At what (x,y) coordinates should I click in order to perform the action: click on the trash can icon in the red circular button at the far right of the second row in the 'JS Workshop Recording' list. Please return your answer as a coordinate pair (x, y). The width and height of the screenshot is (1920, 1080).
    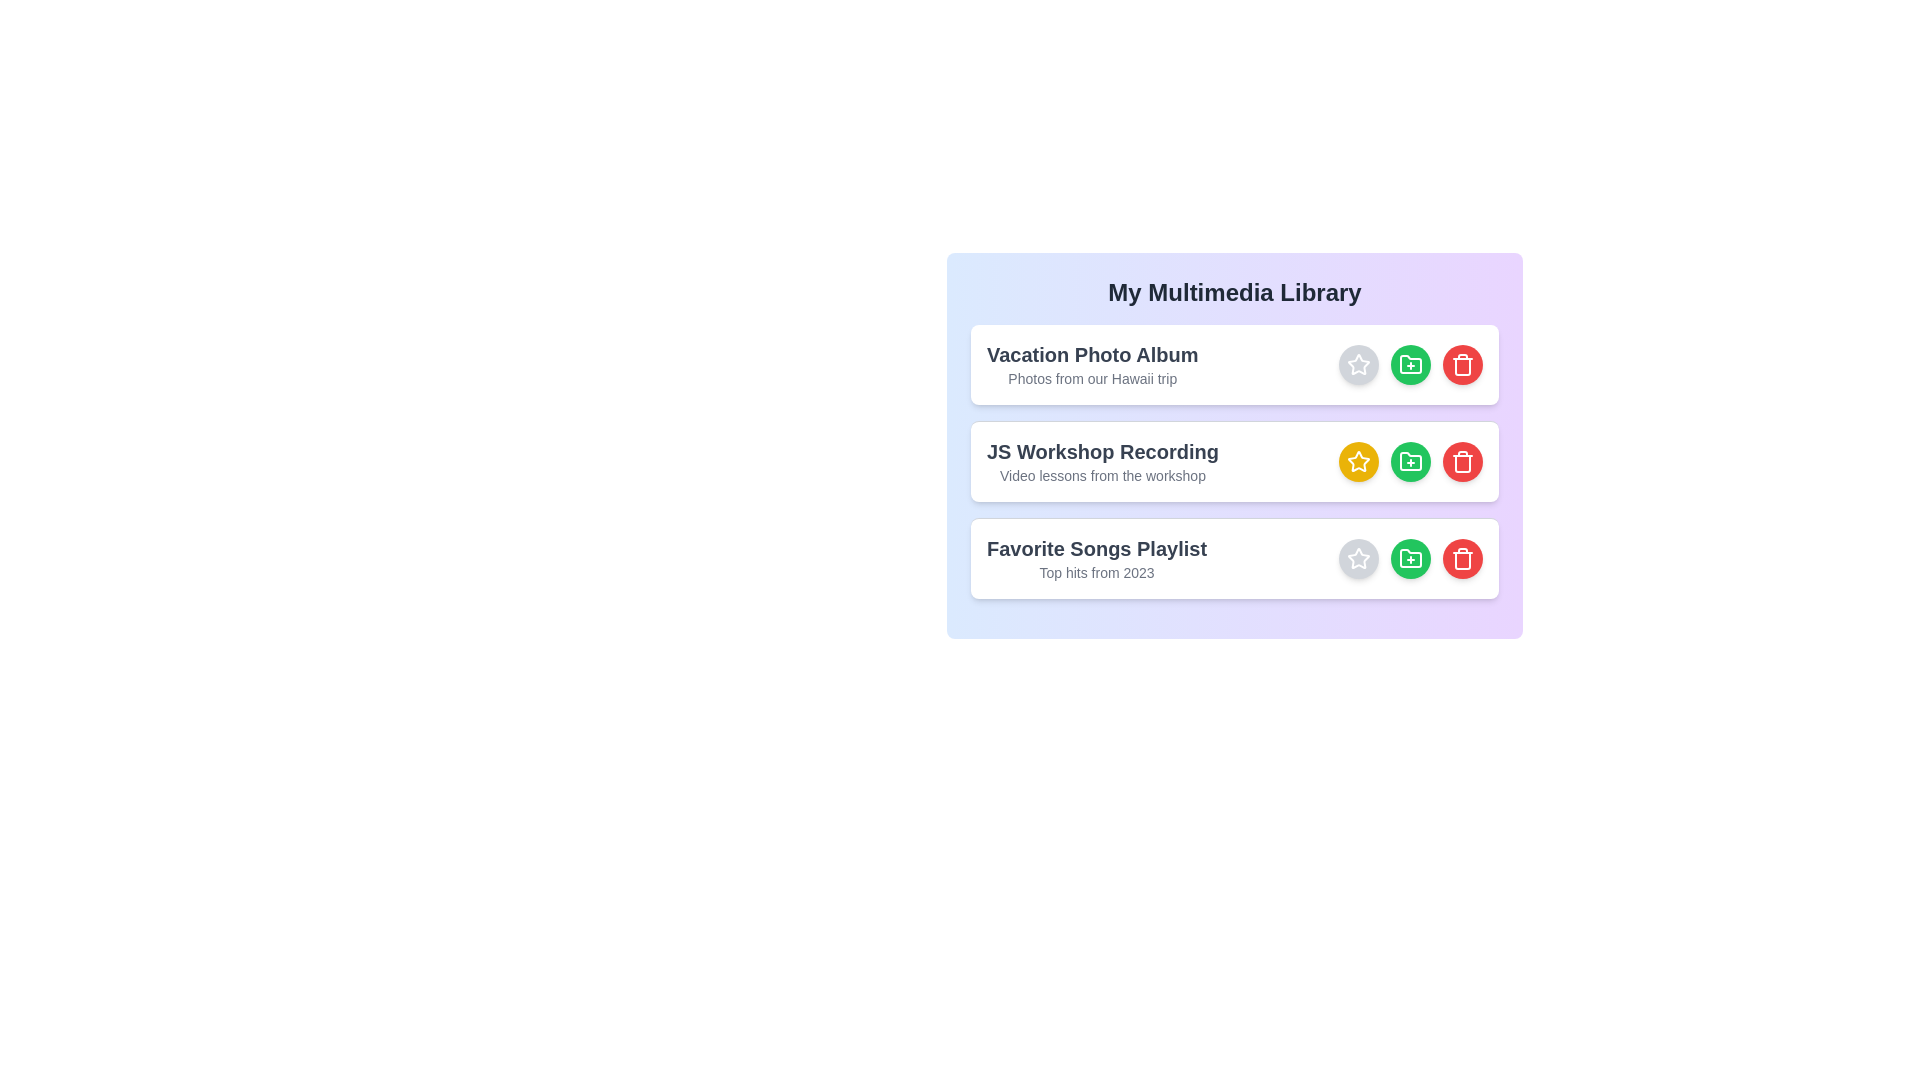
    Looking at the image, I should click on (1463, 365).